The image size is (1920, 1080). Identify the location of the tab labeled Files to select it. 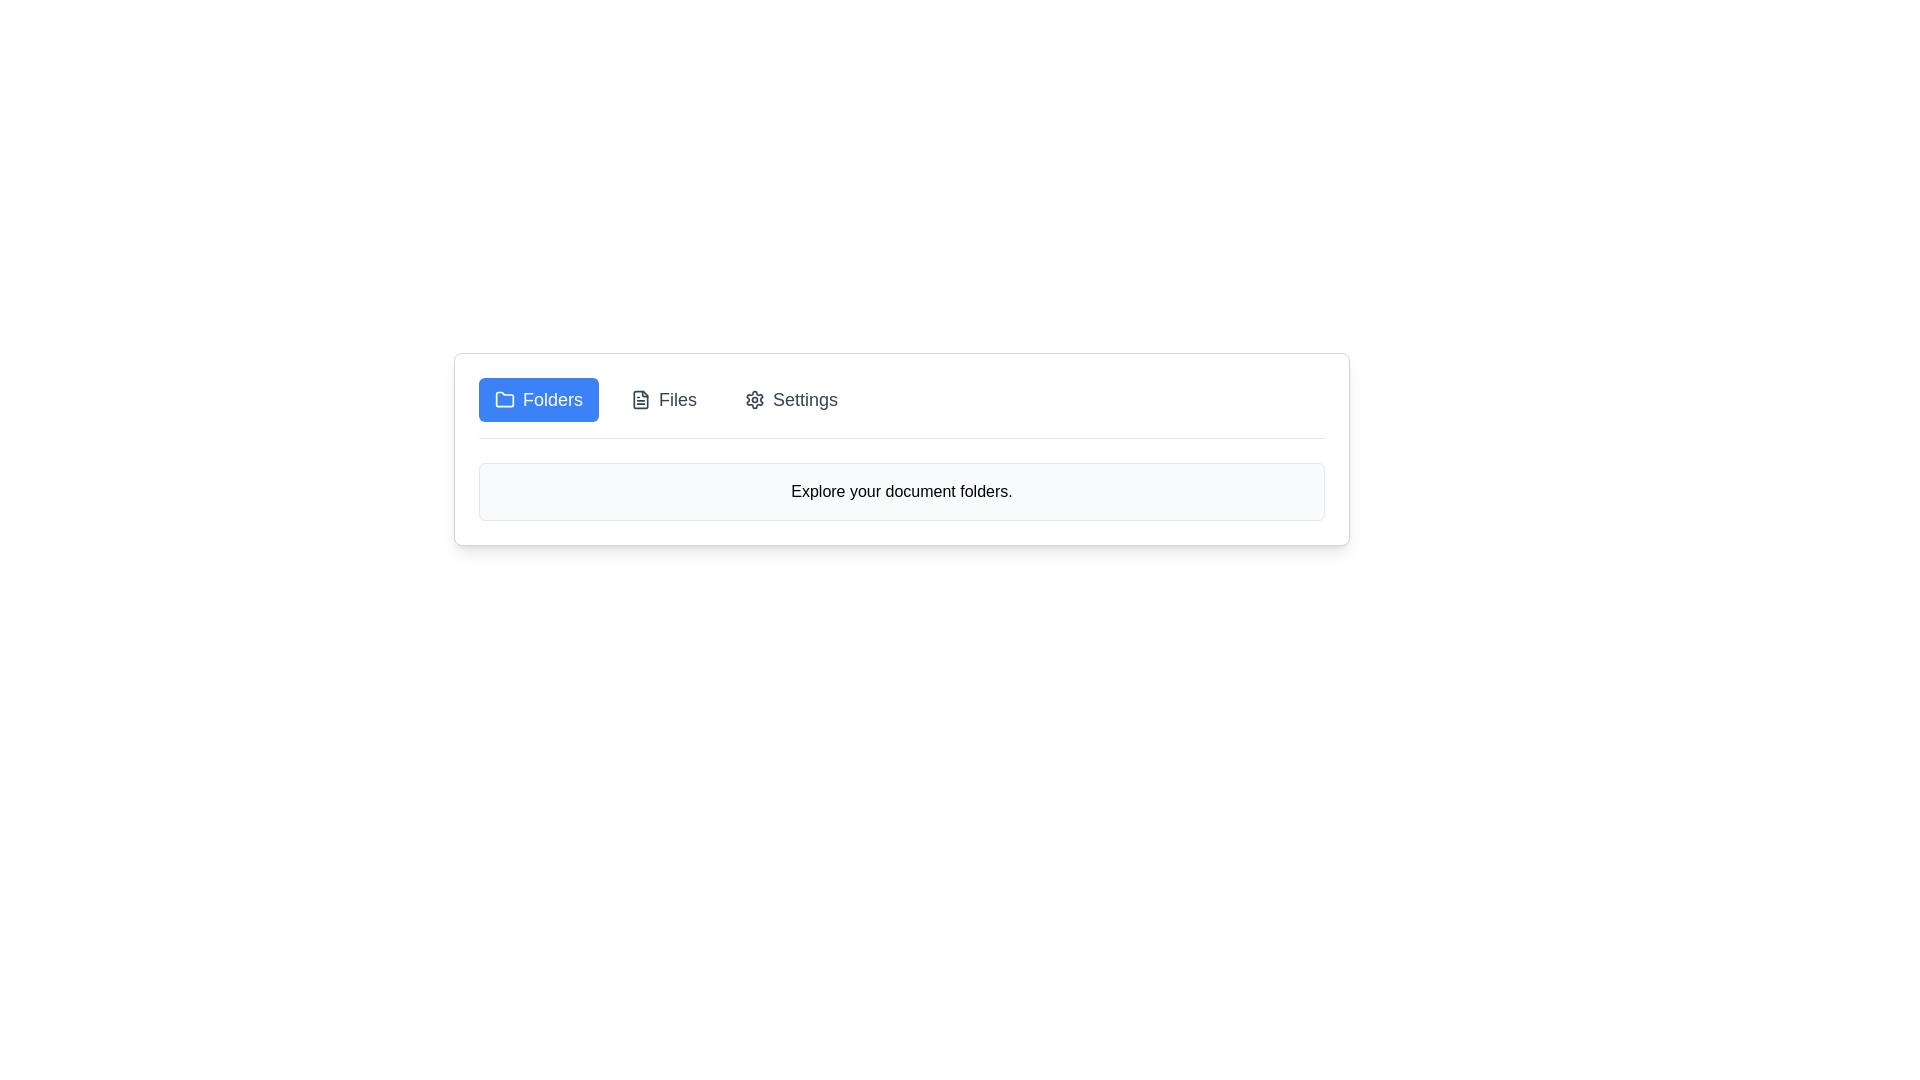
(663, 400).